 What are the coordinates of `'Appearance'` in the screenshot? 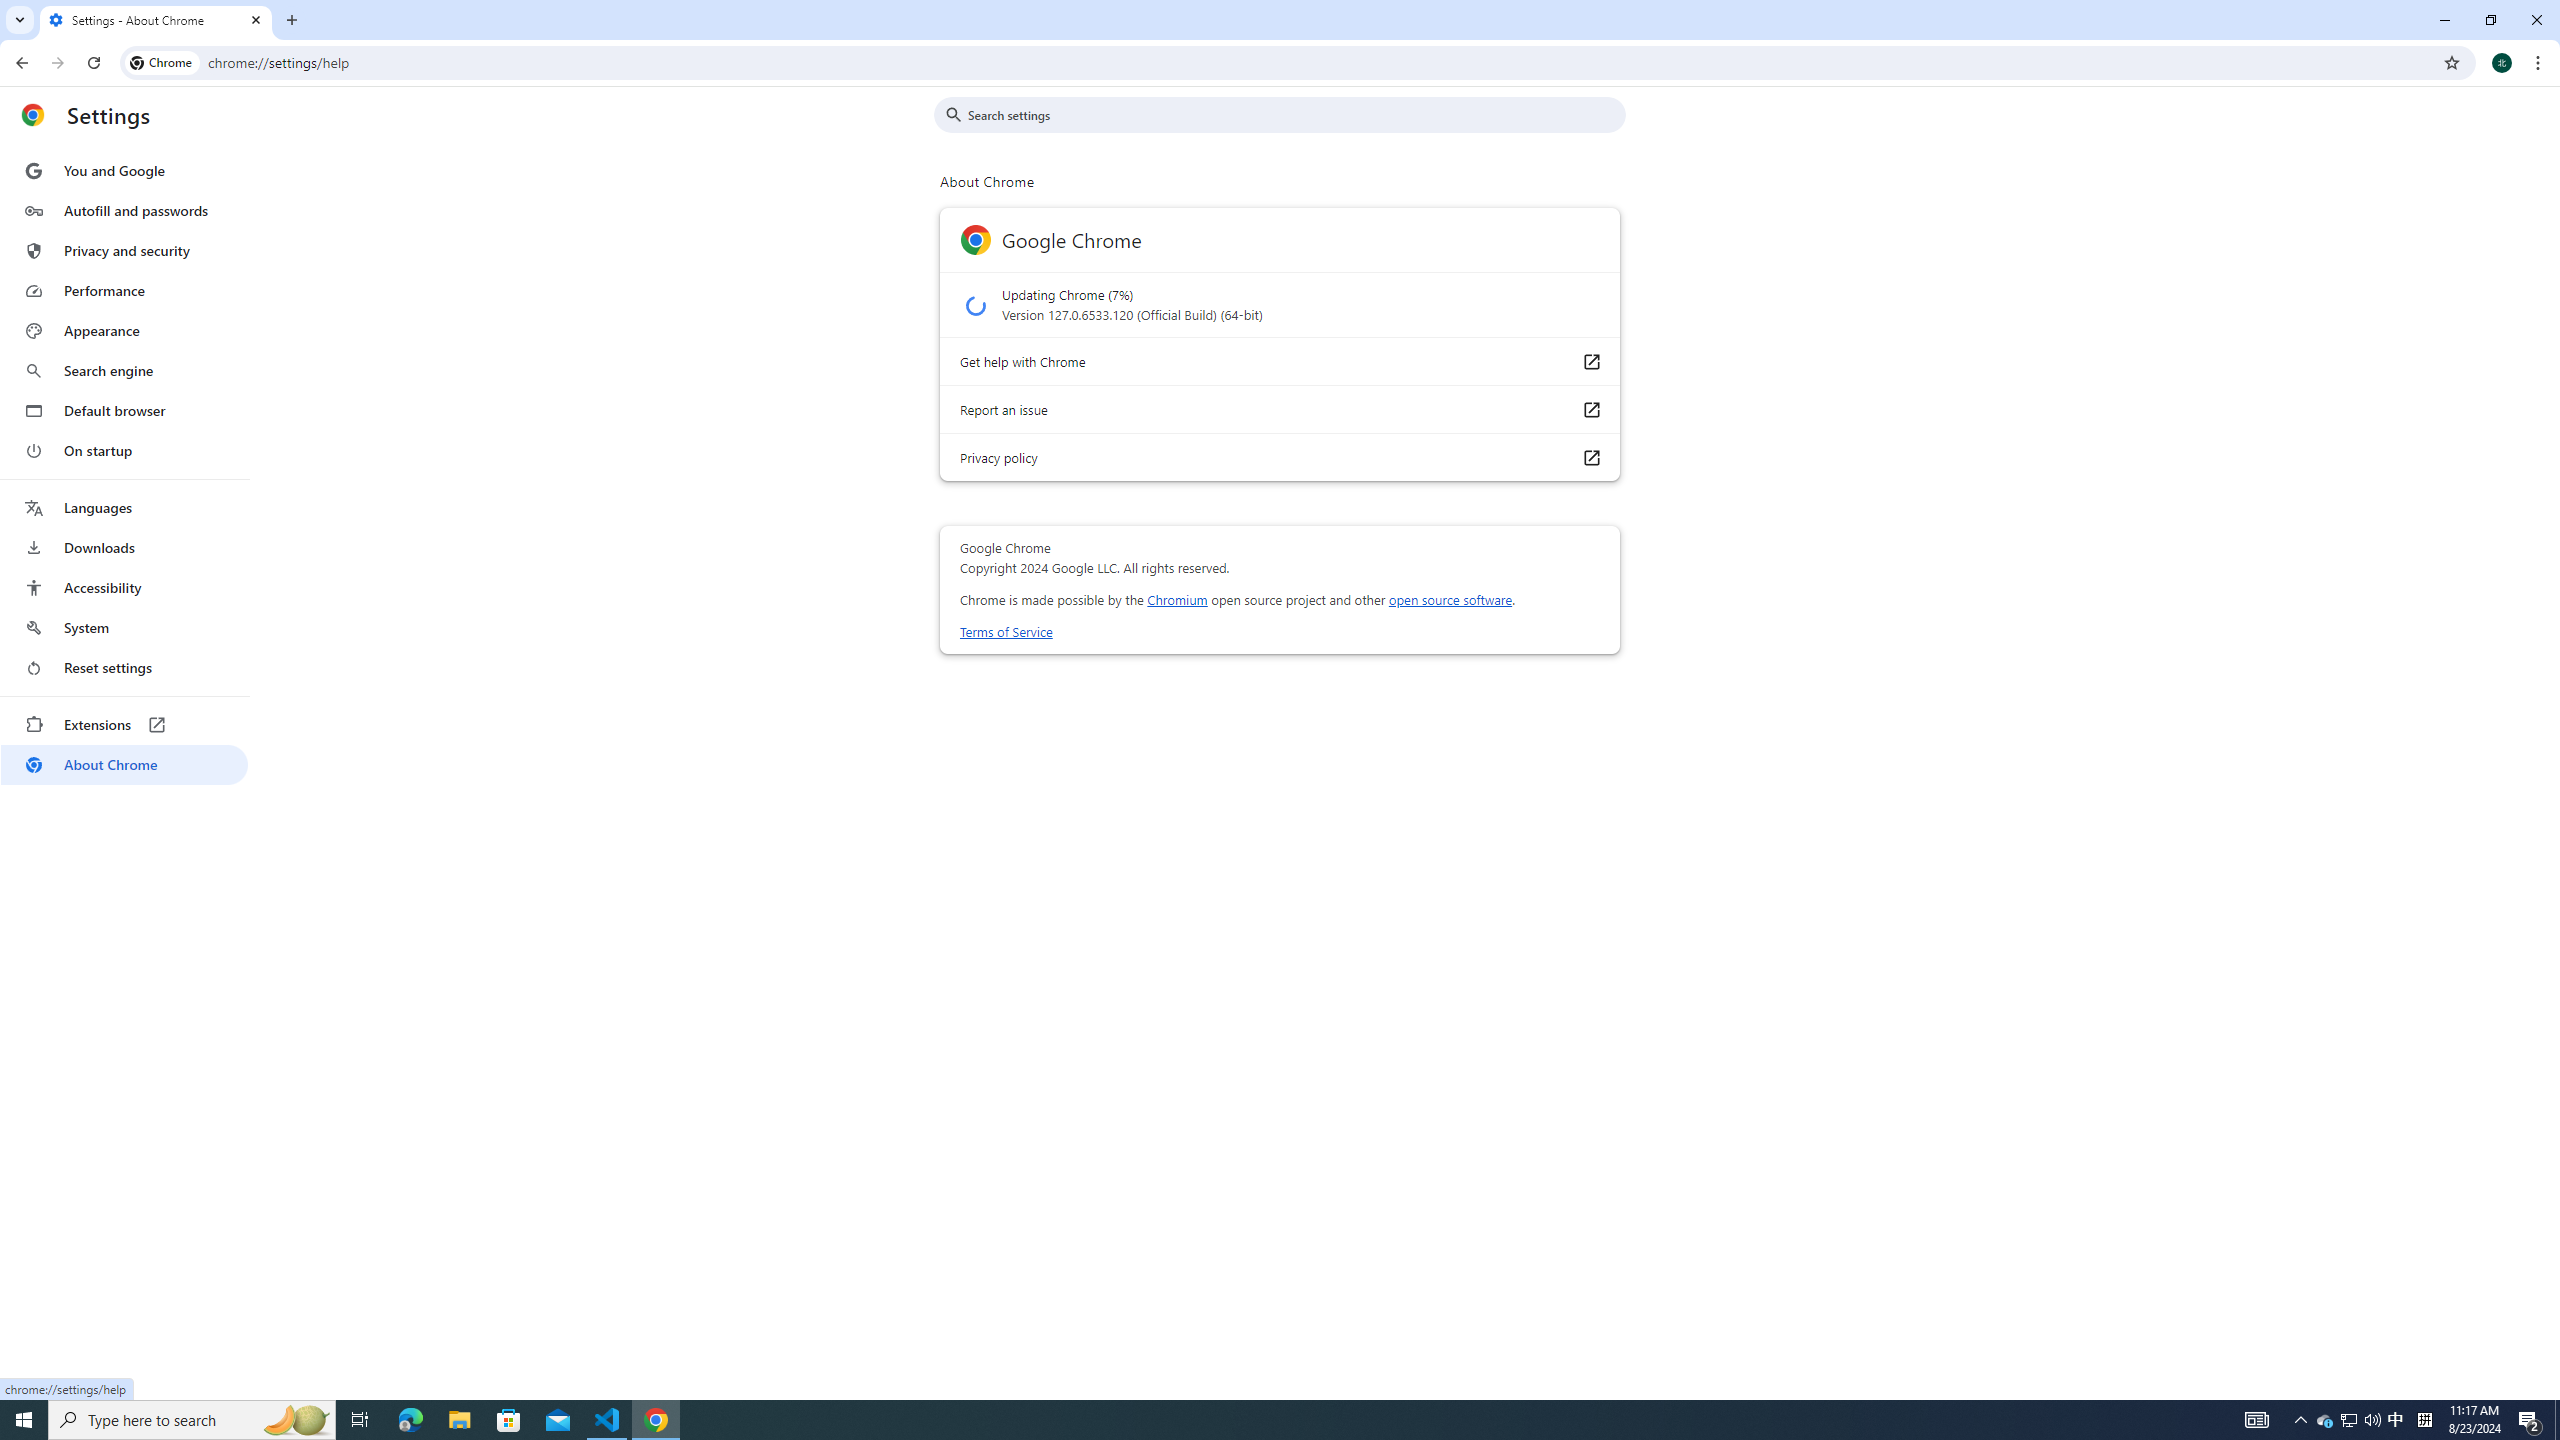 It's located at (123, 330).